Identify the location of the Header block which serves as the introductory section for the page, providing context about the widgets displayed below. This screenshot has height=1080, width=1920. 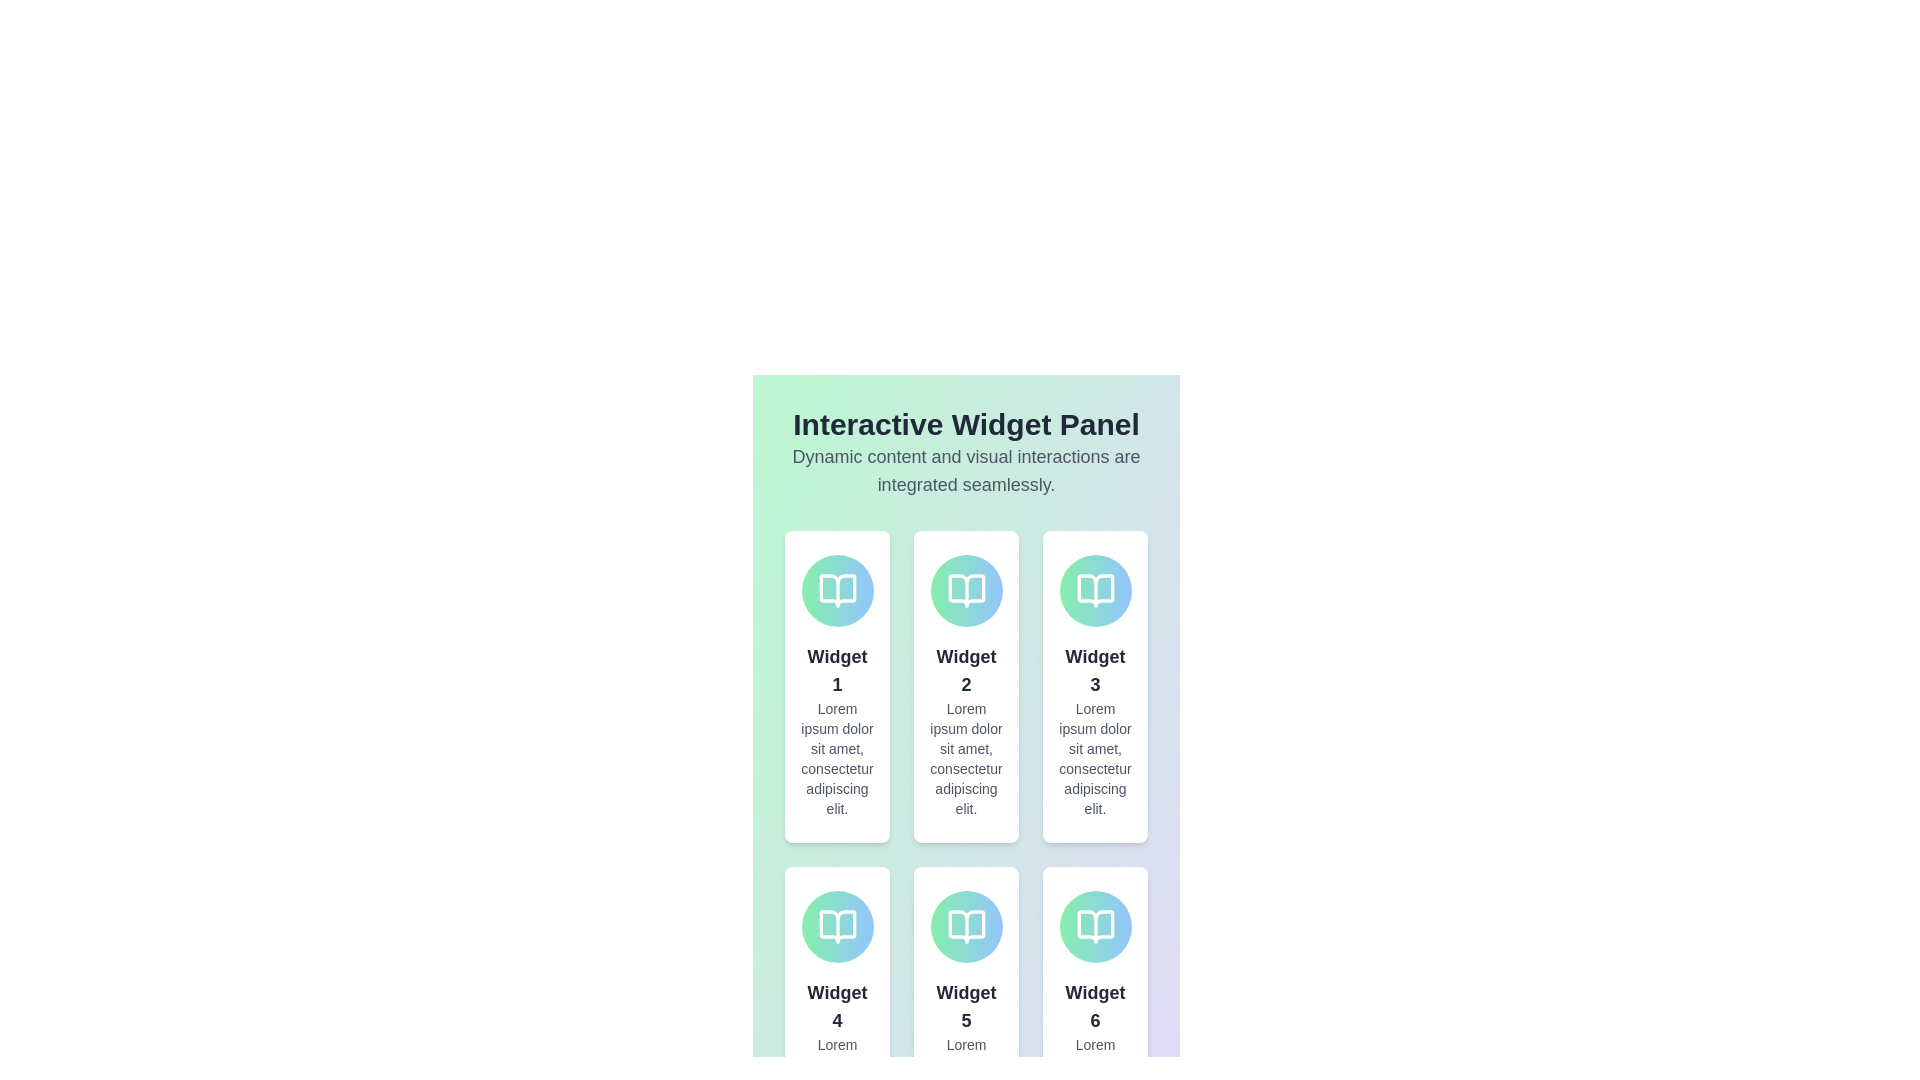
(966, 452).